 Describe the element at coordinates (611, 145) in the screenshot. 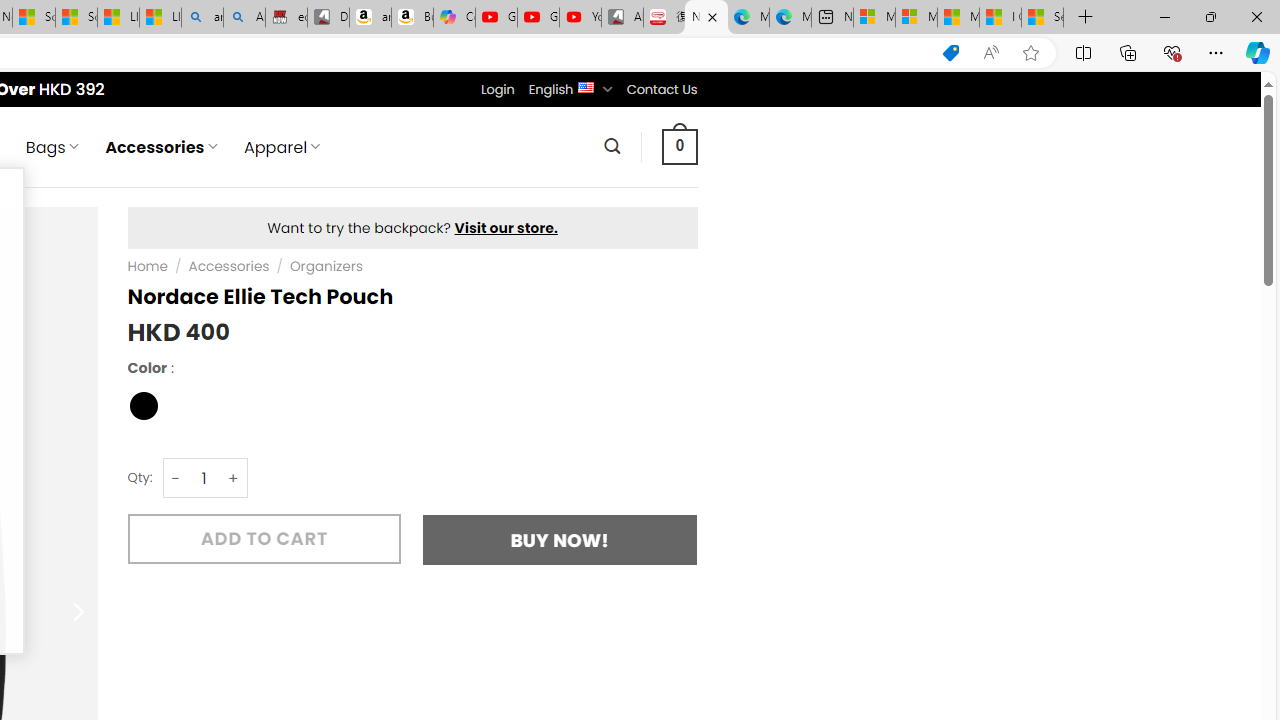

I see `'Search'` at that location.